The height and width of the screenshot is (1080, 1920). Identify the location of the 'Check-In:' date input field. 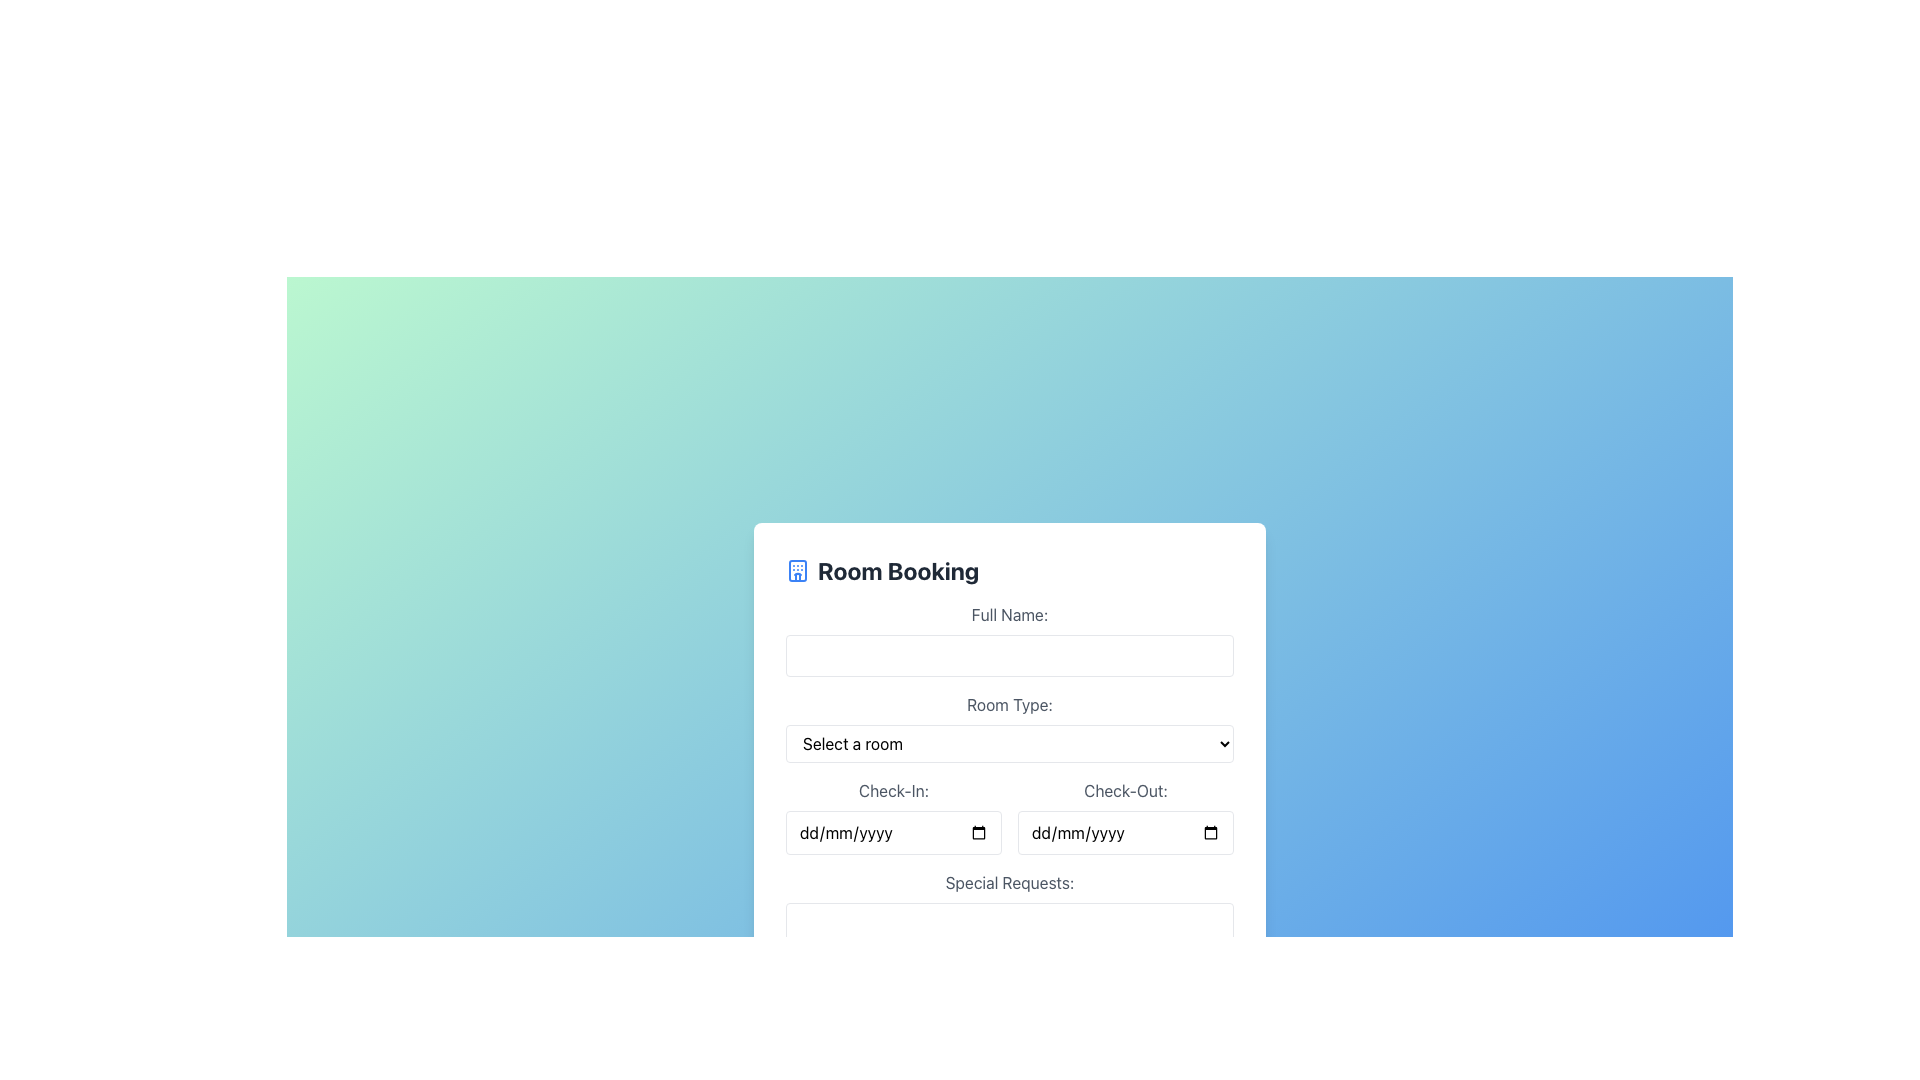
(1009, 817).